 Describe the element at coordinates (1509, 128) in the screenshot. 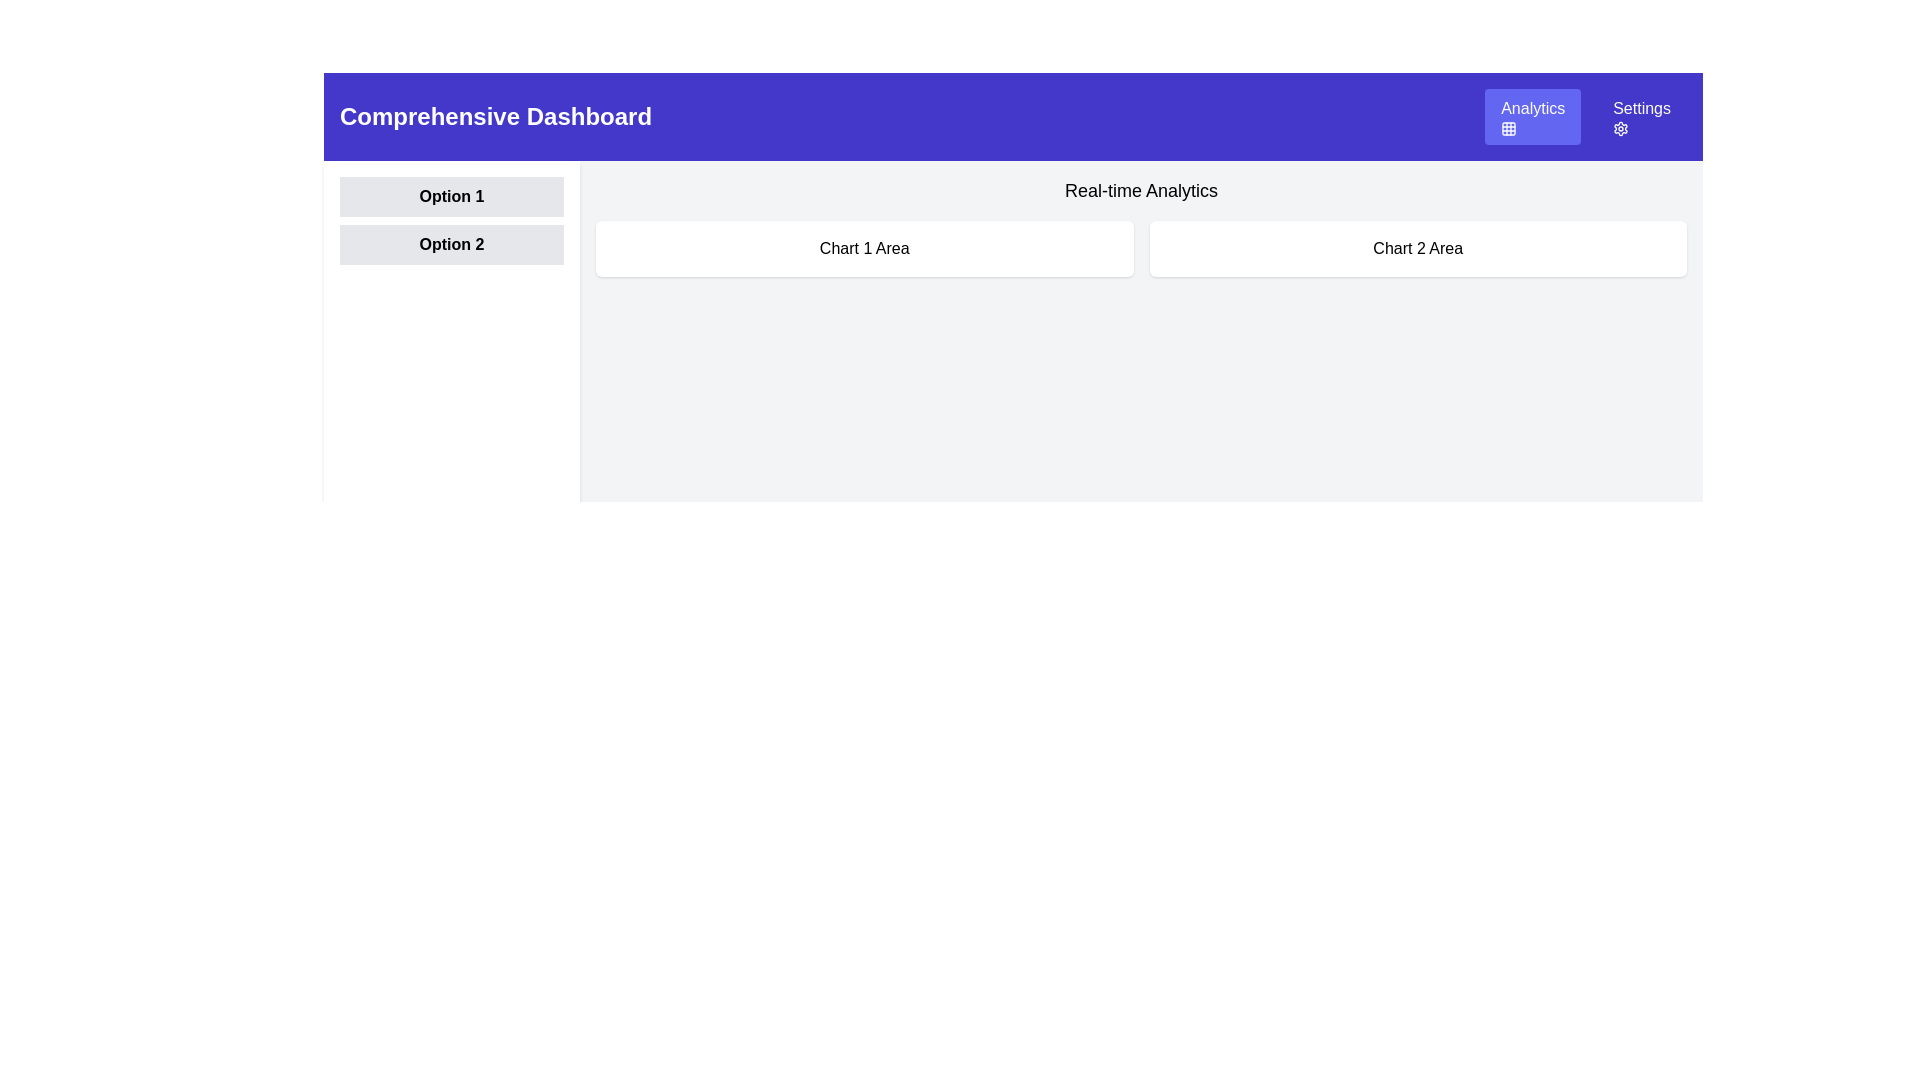

I see `the small grid icon, which is styled with a light blue background and located within the 'Analytics' button on the top navigation bar` at that location.